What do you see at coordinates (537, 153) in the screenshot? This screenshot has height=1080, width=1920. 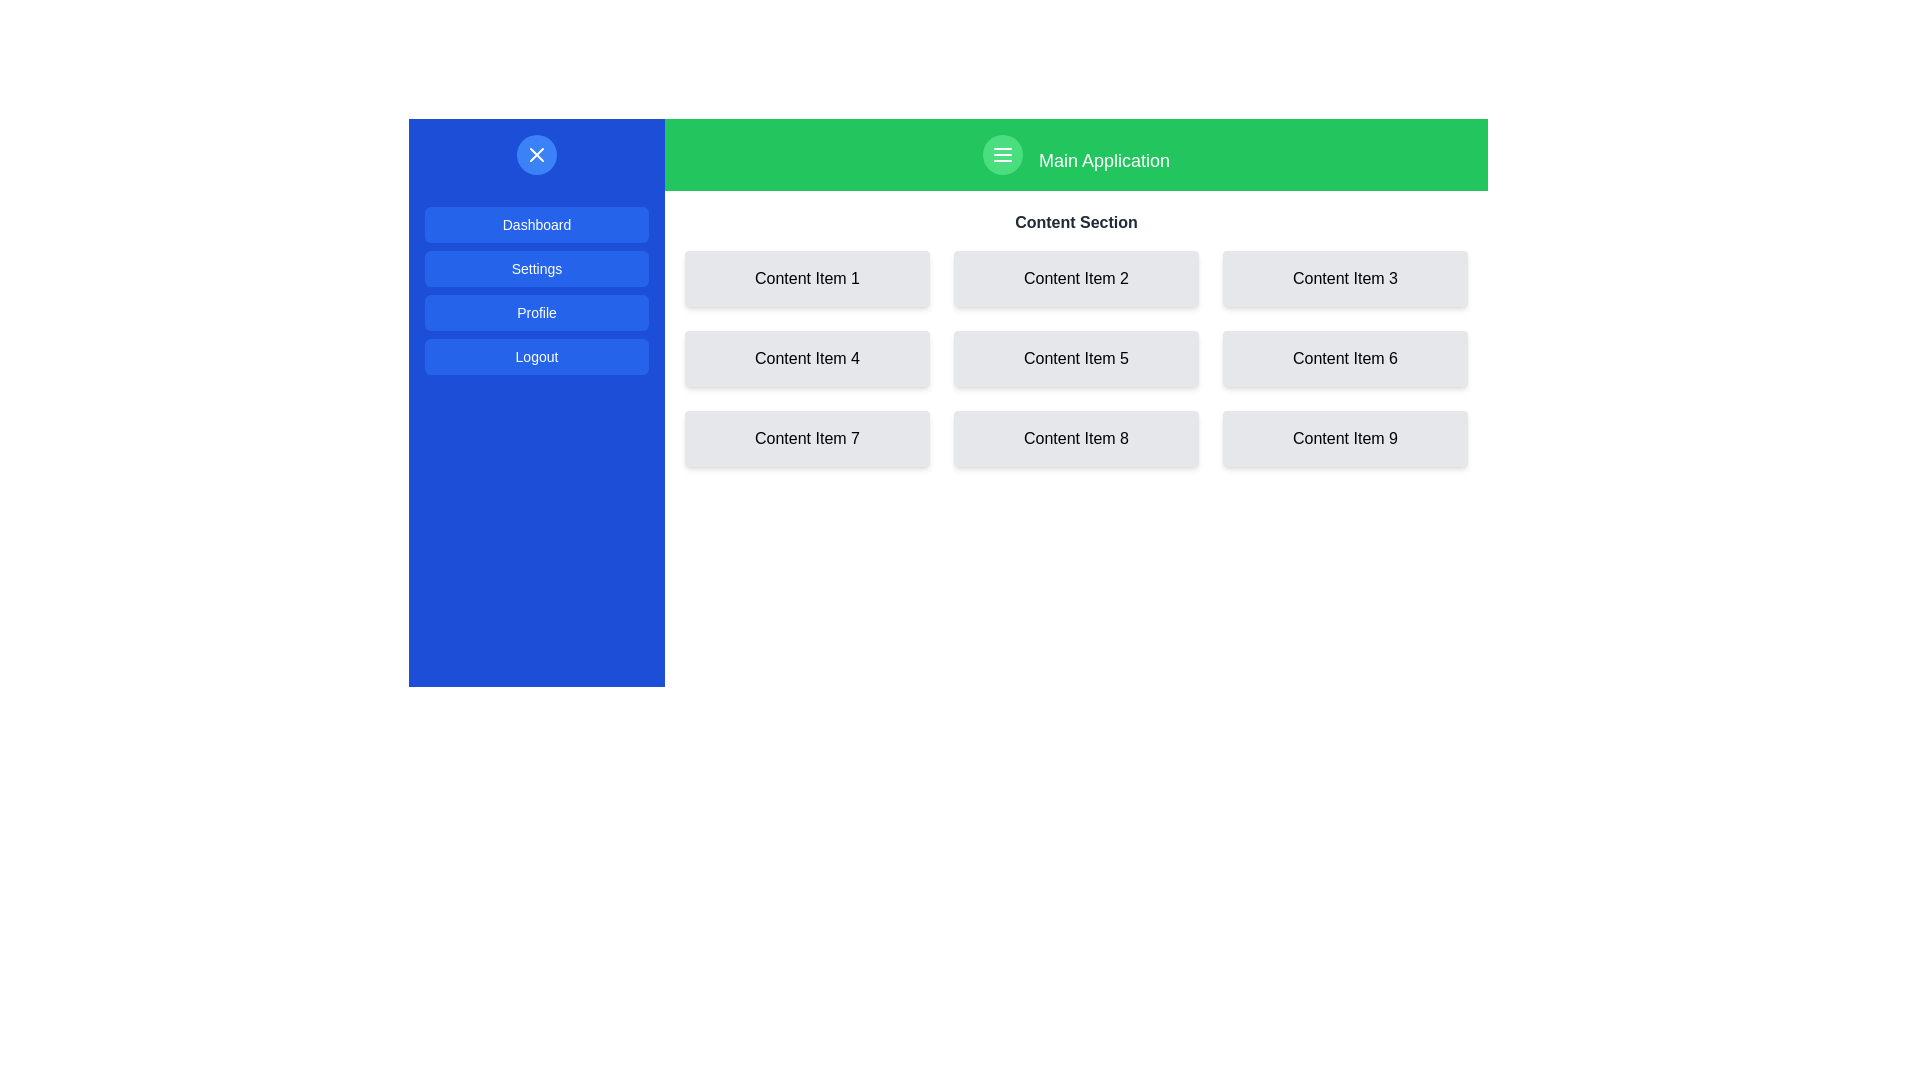 I see `the small circular button with a blue background and a white 'X' icon located in the upper left corner of the main blue sidebar` at bounding box center [537, 153].